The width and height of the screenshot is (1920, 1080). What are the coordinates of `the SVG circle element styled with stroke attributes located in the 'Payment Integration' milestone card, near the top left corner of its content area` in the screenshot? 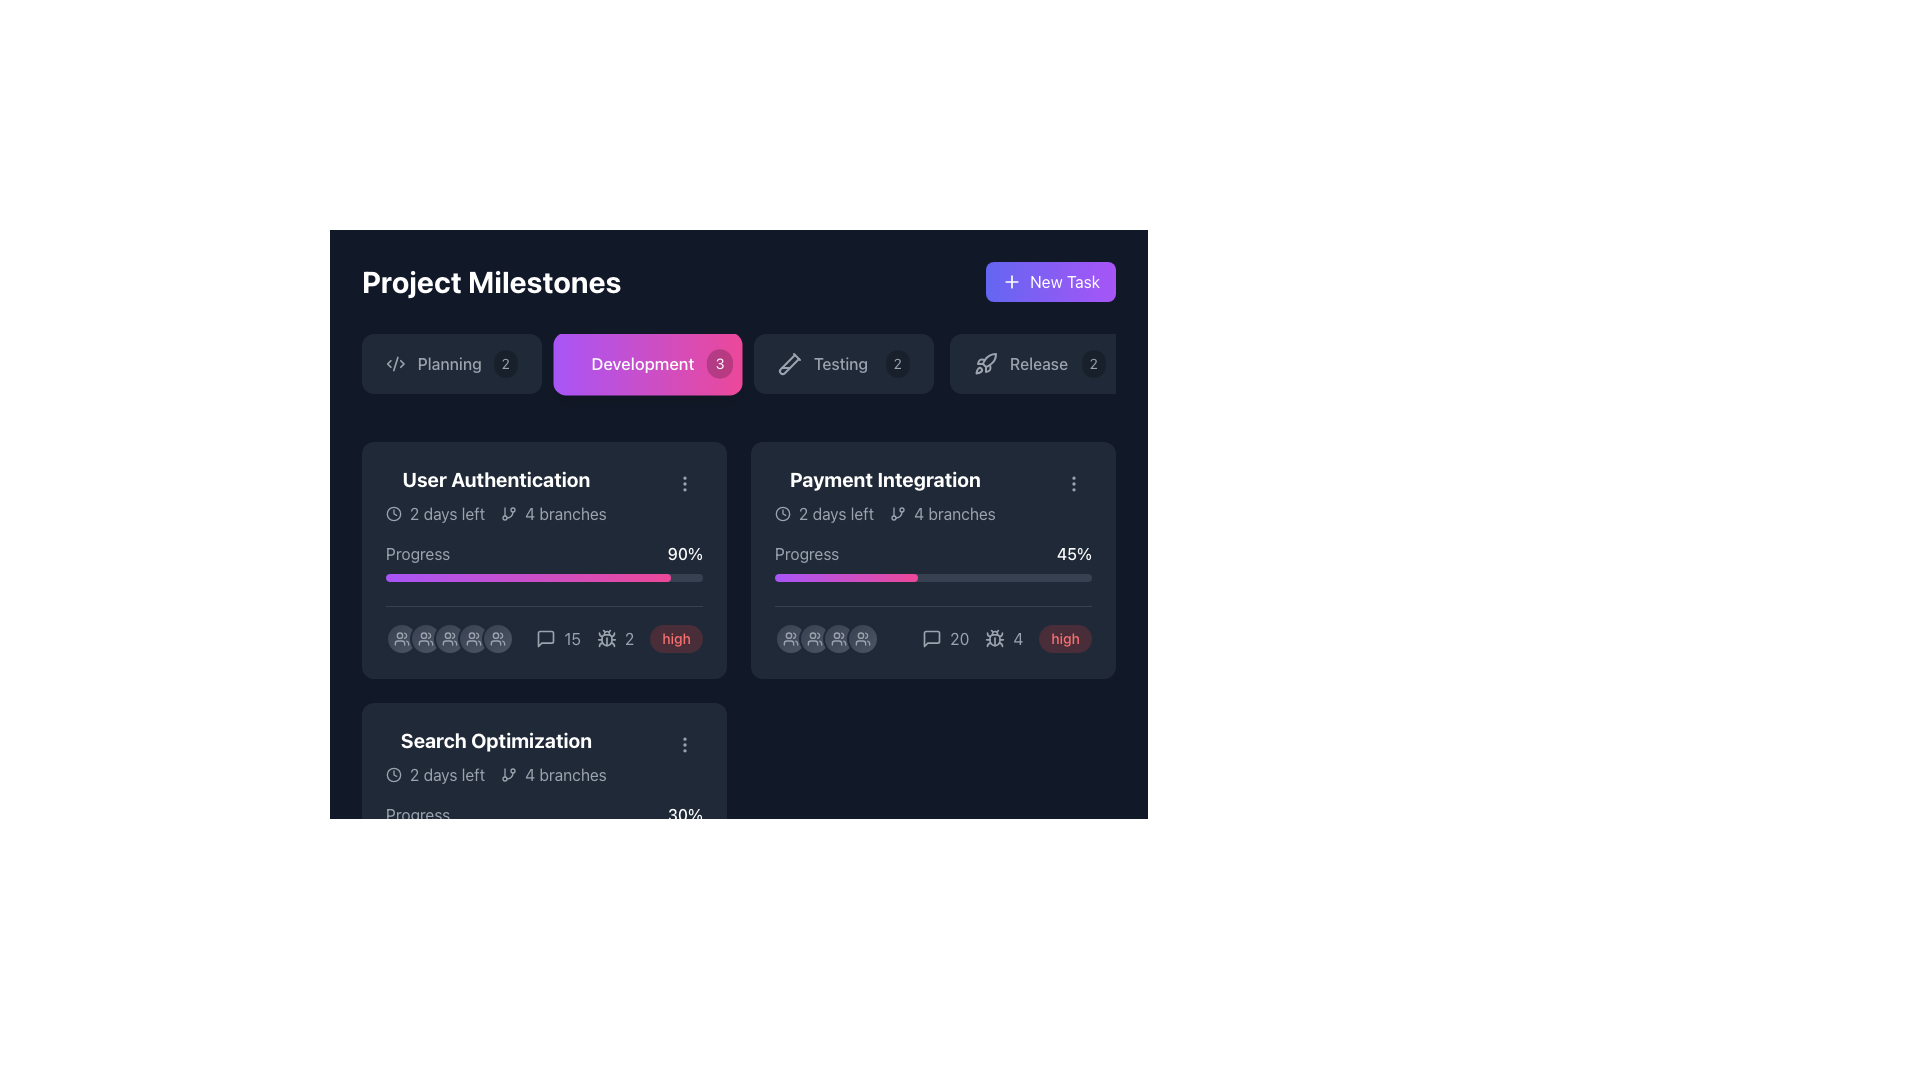 It's located at (781, 512).